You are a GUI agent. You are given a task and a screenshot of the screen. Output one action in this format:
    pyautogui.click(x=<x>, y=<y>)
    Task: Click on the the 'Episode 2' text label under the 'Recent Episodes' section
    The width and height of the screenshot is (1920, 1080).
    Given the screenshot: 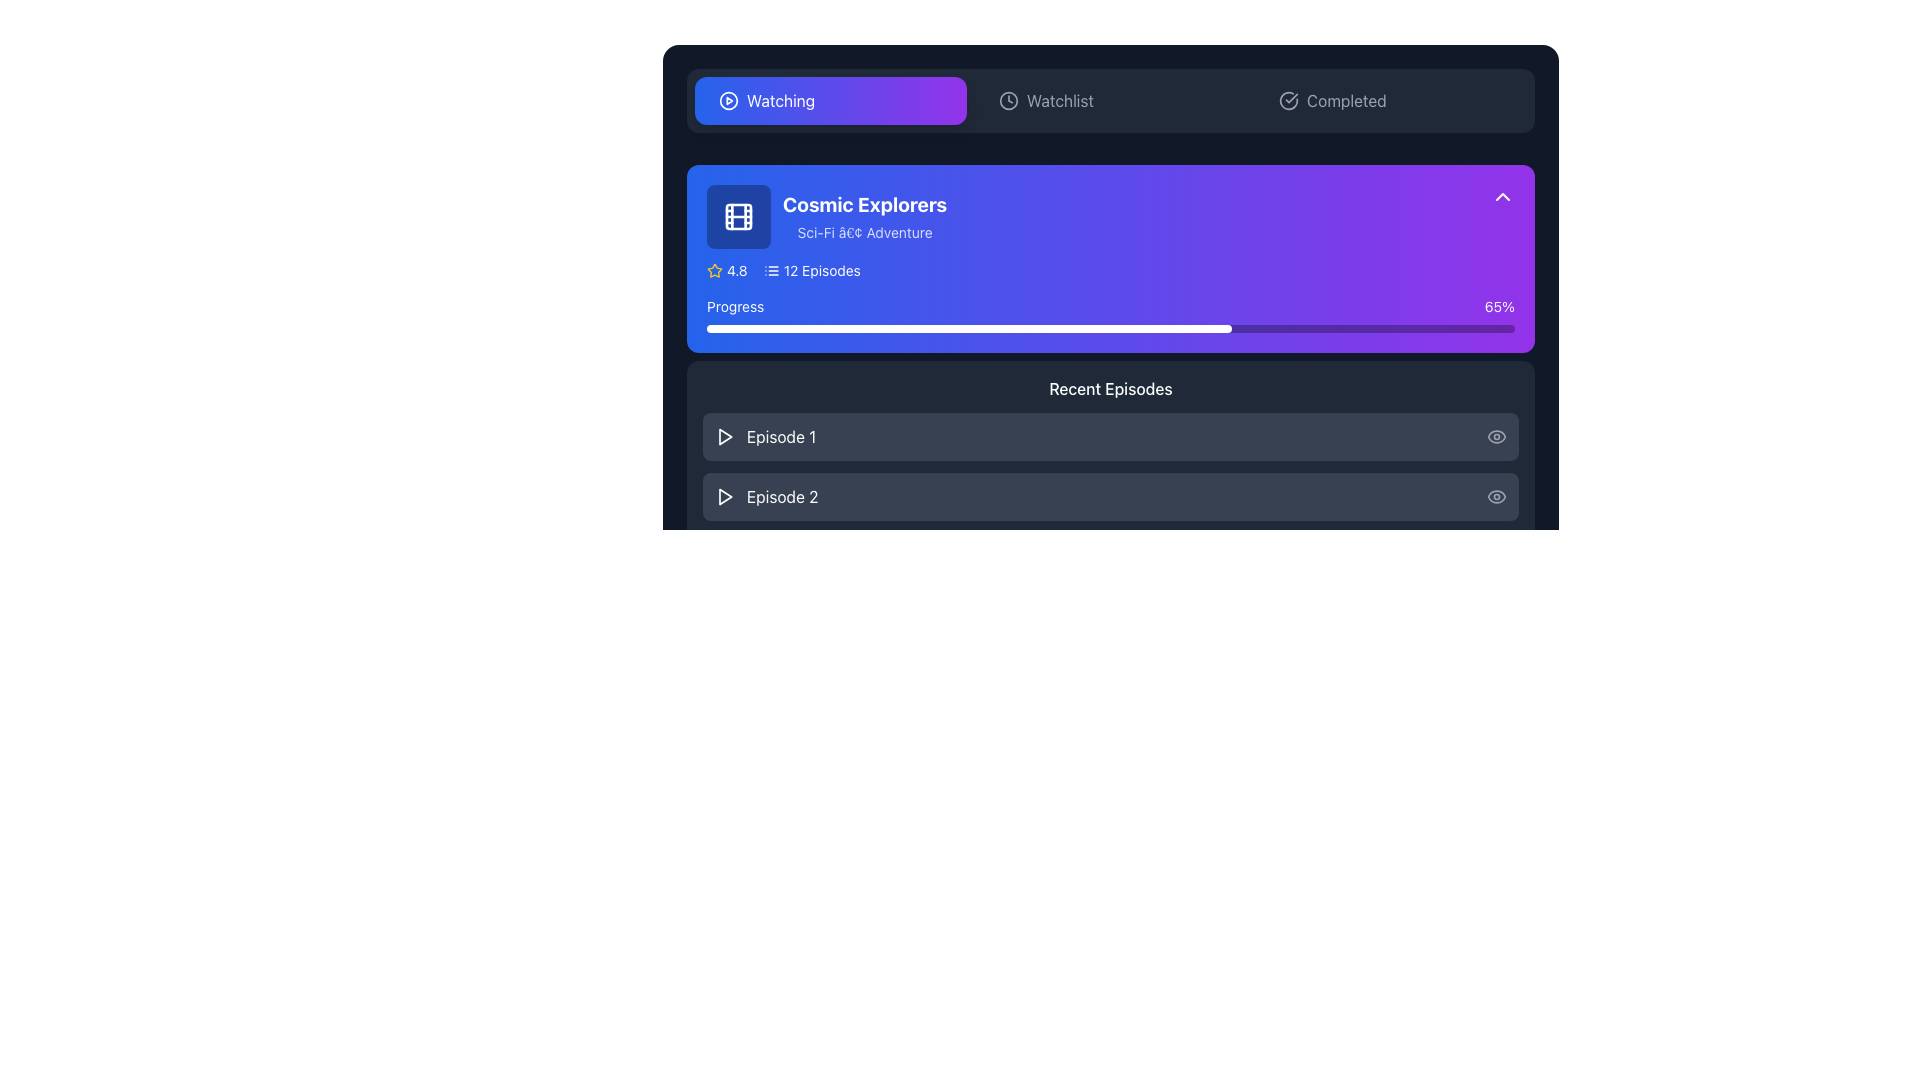 What is the action you would take?
    pyautogui.click(x=765, y=496)
    